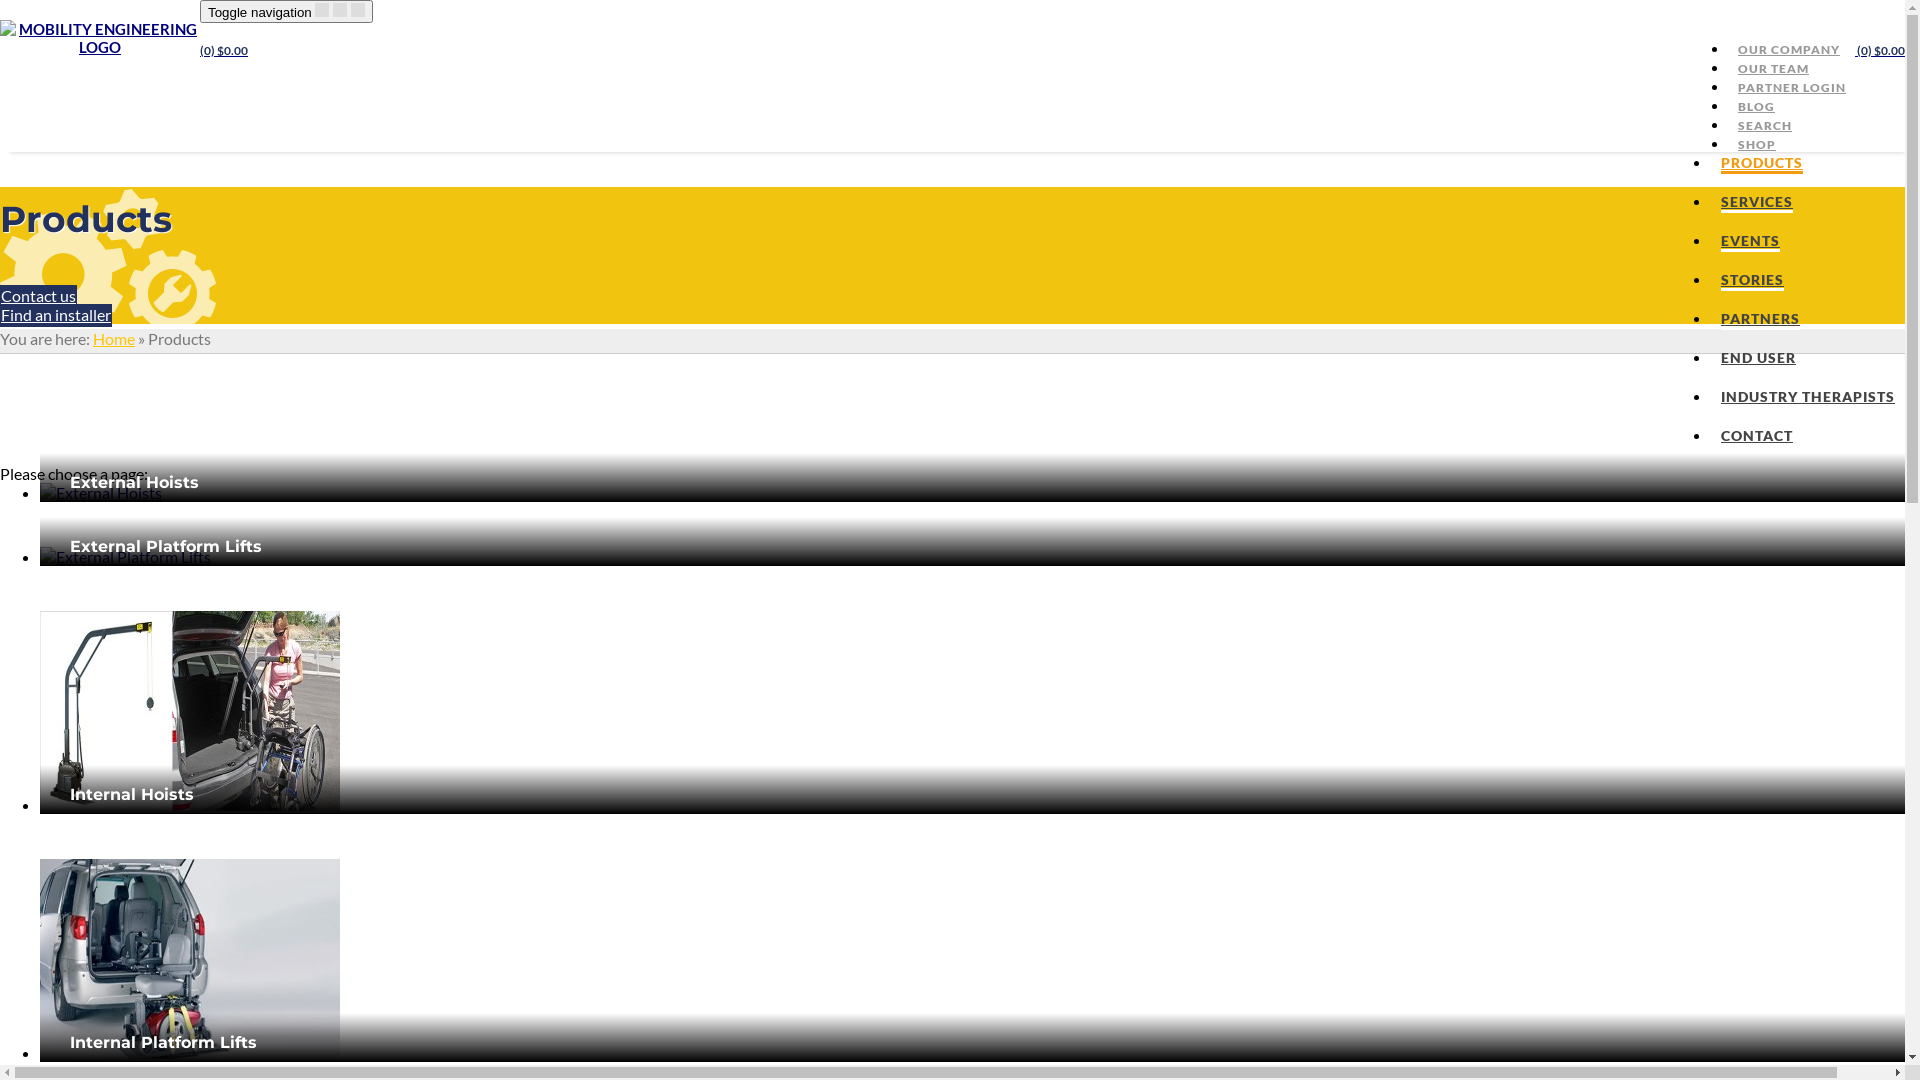 This screenshot has height=1080, width=1920. What do you see at coordinates (1791, 86) in the screenshot?
I see `'PARTNER LOGIN'` at bounding box center [1791, 86].